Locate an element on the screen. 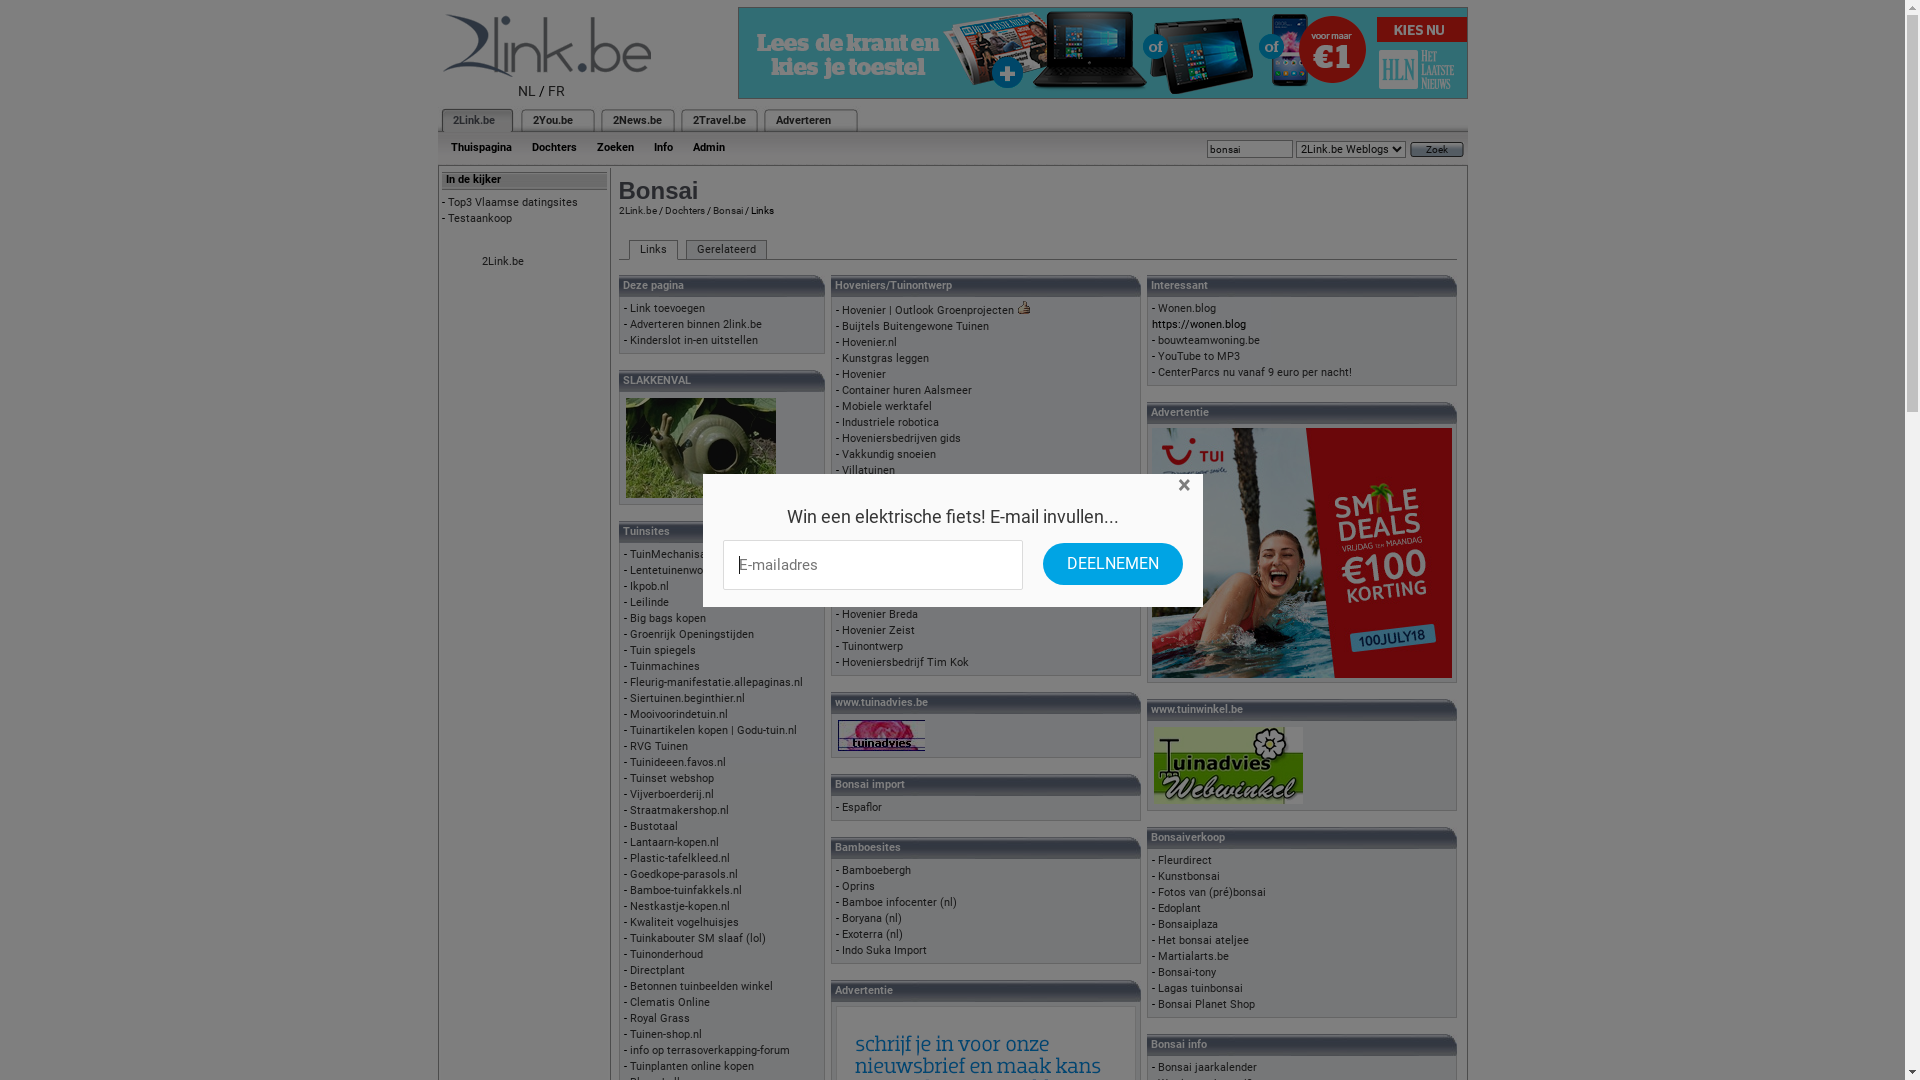 The image size is (1920, 1080). 'Oprins' is located at coordinates (858, 885).